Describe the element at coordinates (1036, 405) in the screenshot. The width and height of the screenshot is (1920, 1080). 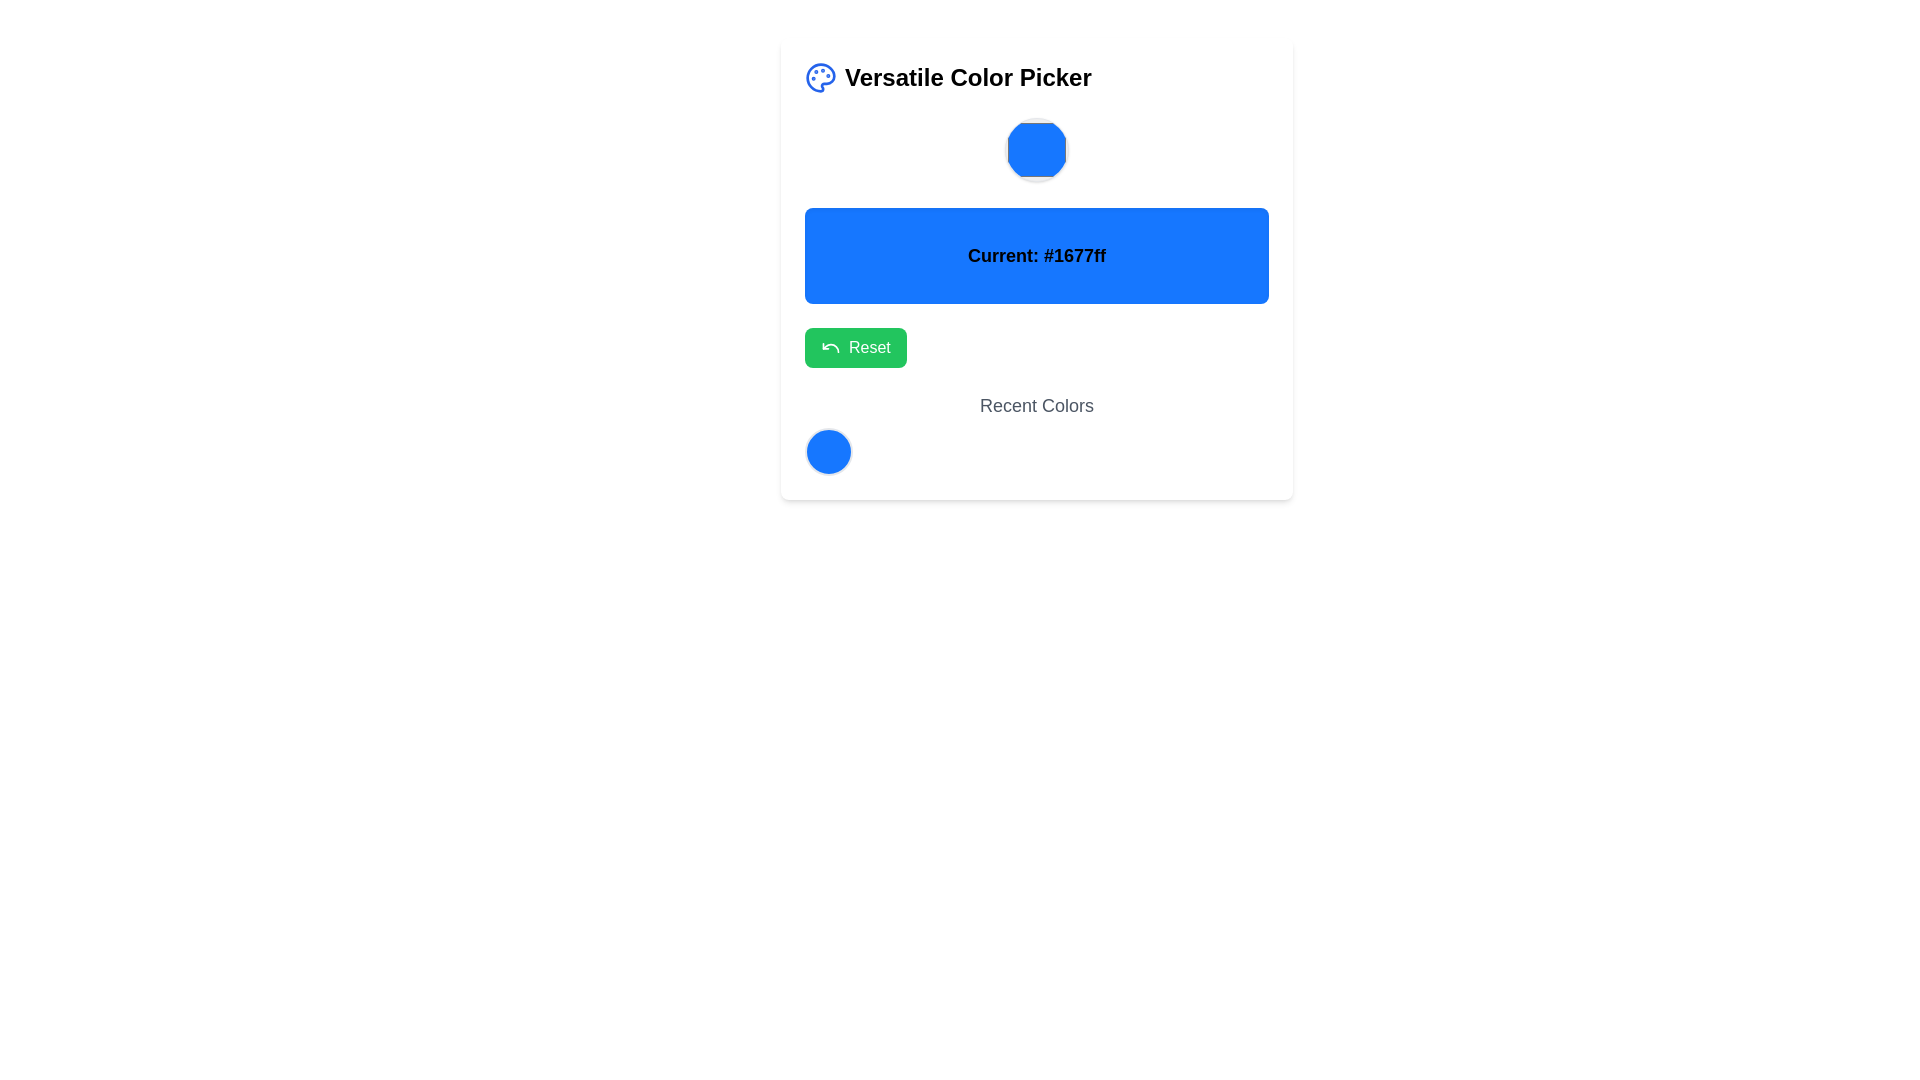
I see `the 'Recent Colors' label, which displays the phrase in a medium-sized gray font and is positioned below the 'Reset' button` at that location.